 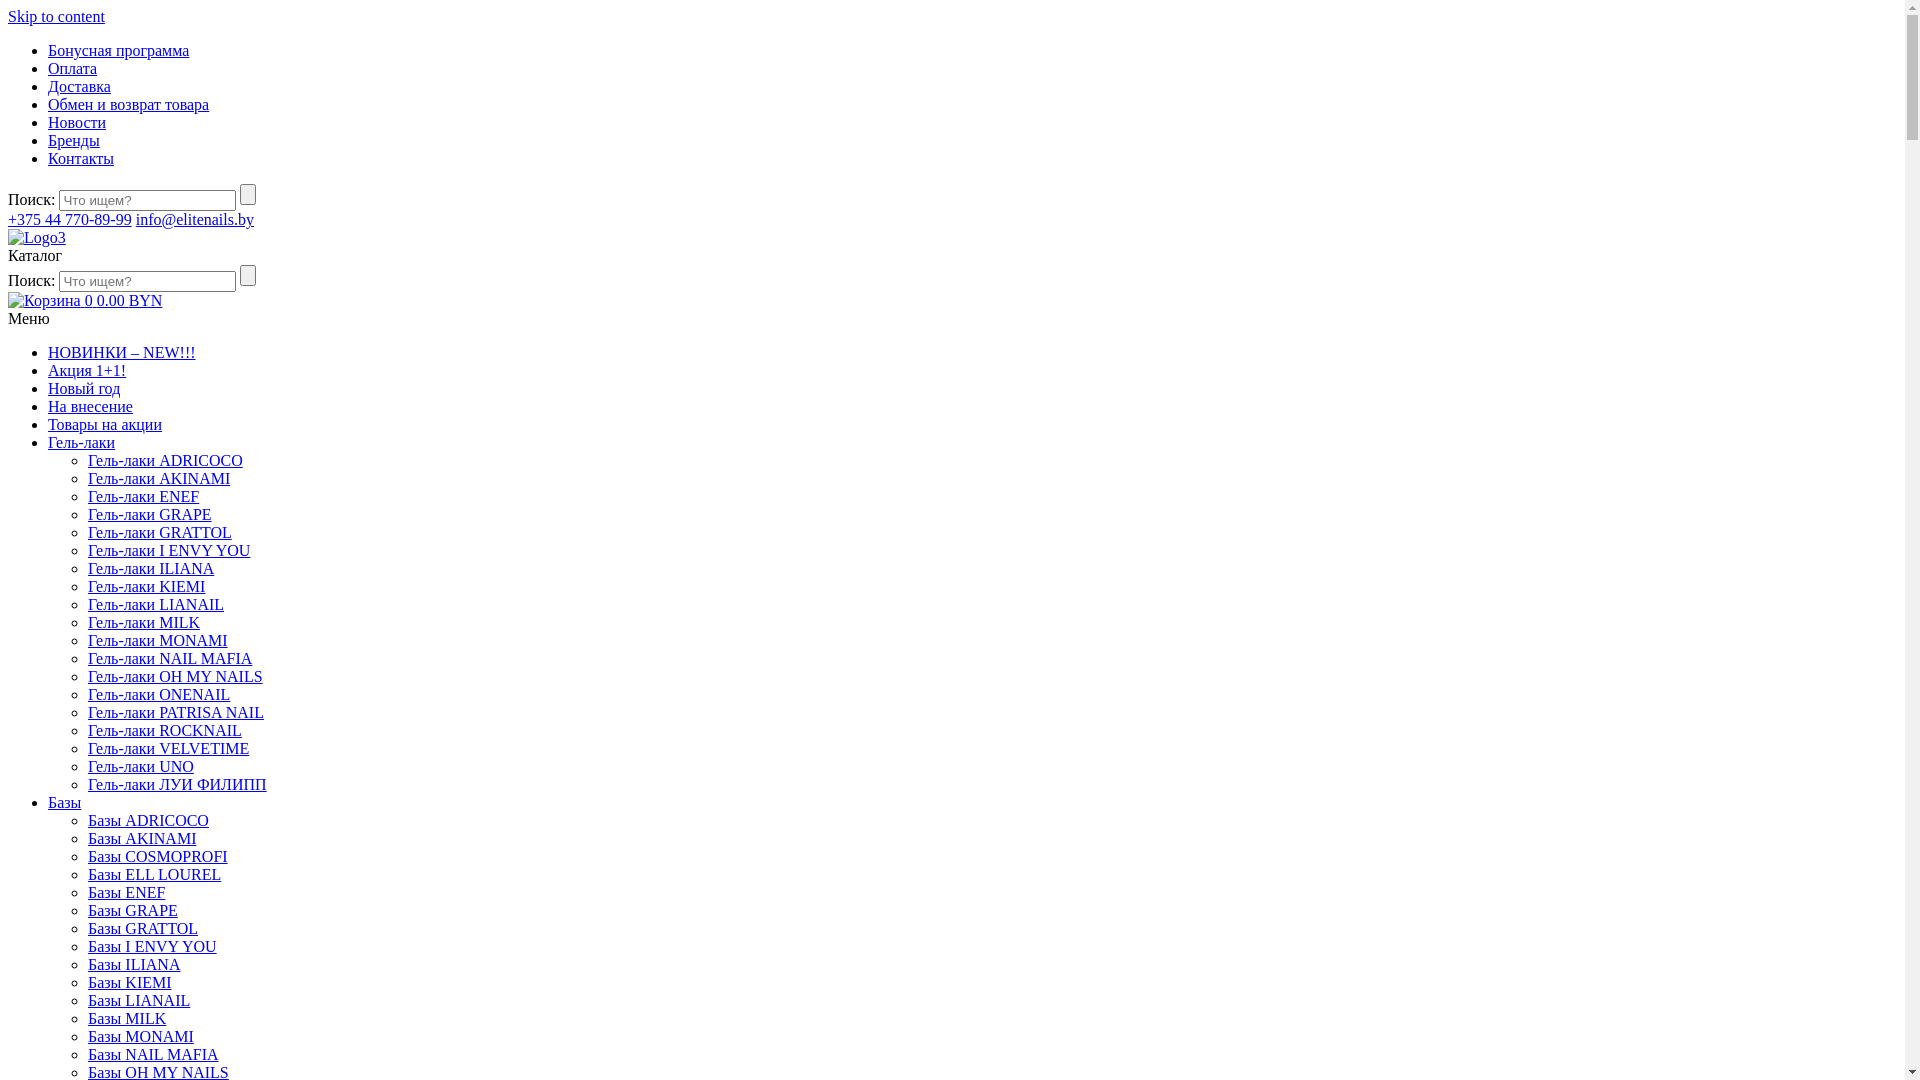 I want to click on '0 0.00 BYN', so click(x=8, y=300).